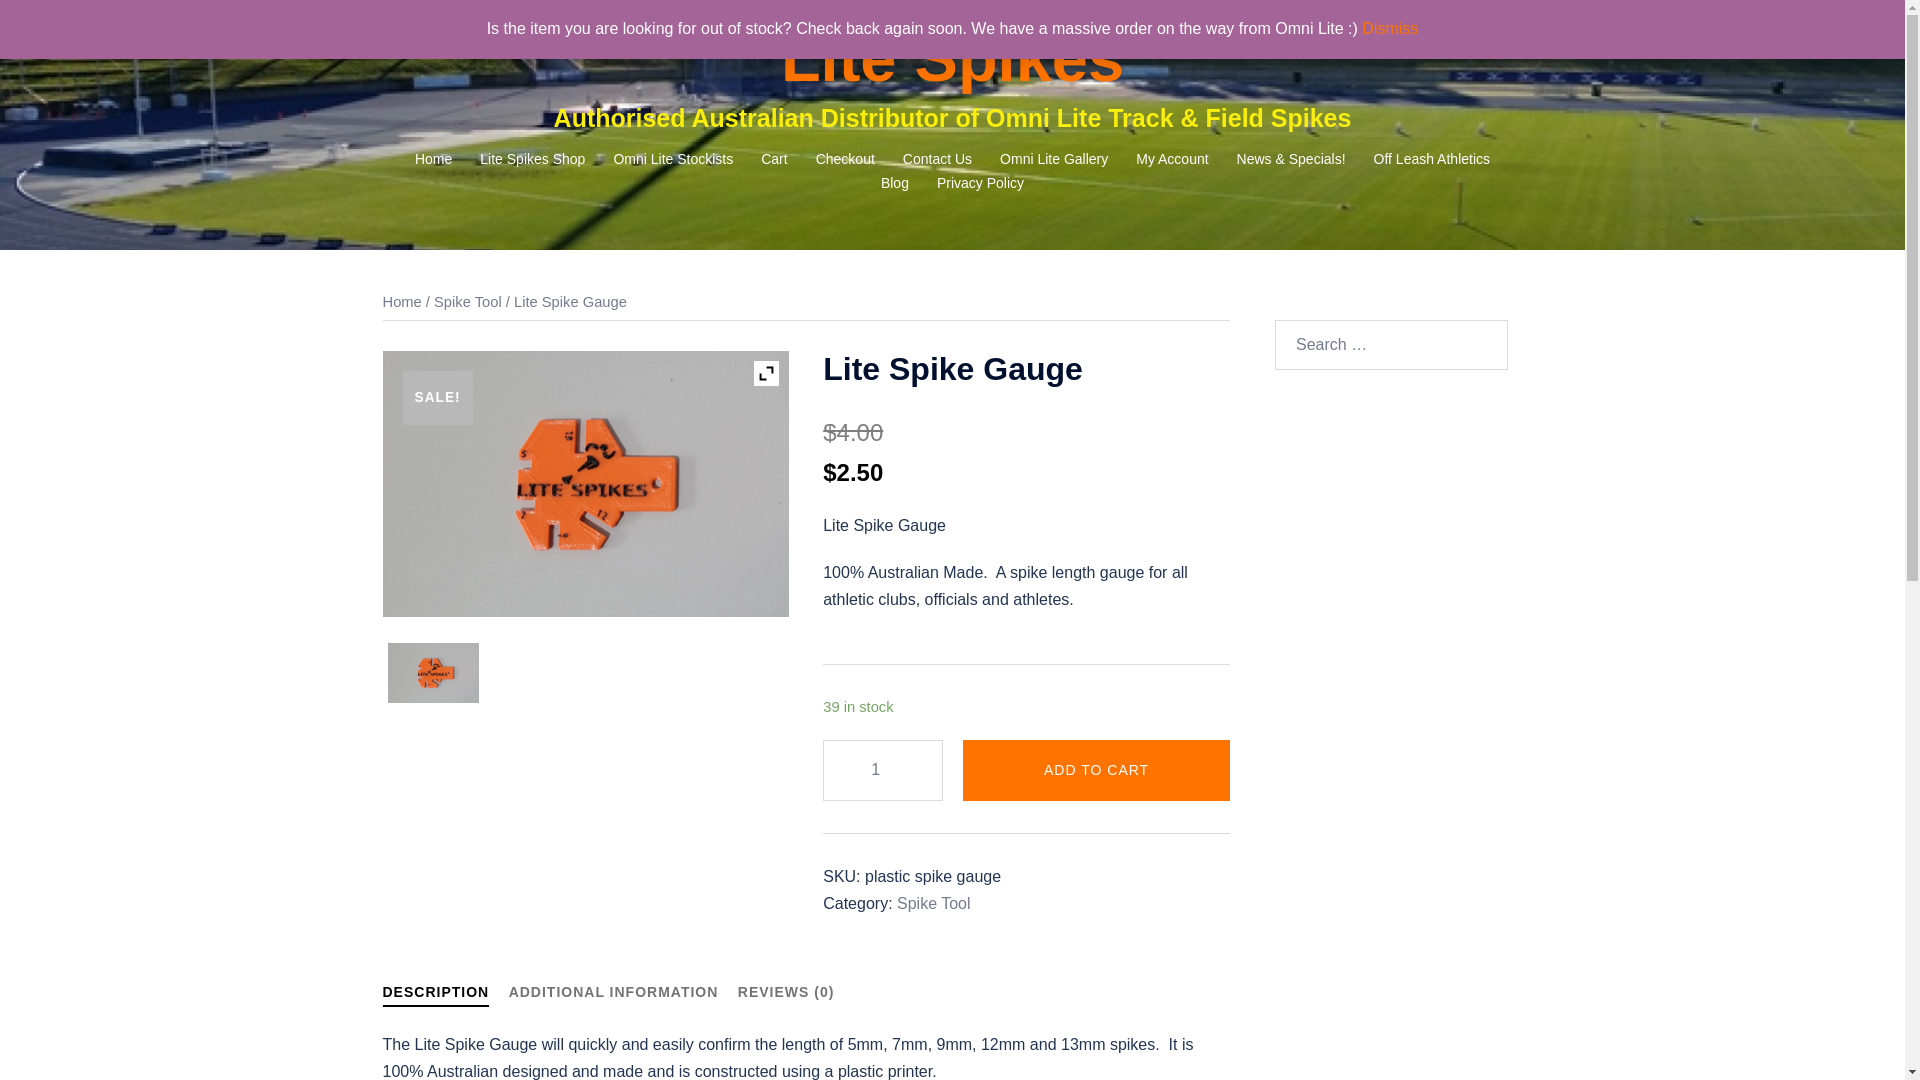  Describe the element at coordinates (508, 991) in the screenshot. I see `'ADDITIONAL INFORMATION'` at that location.